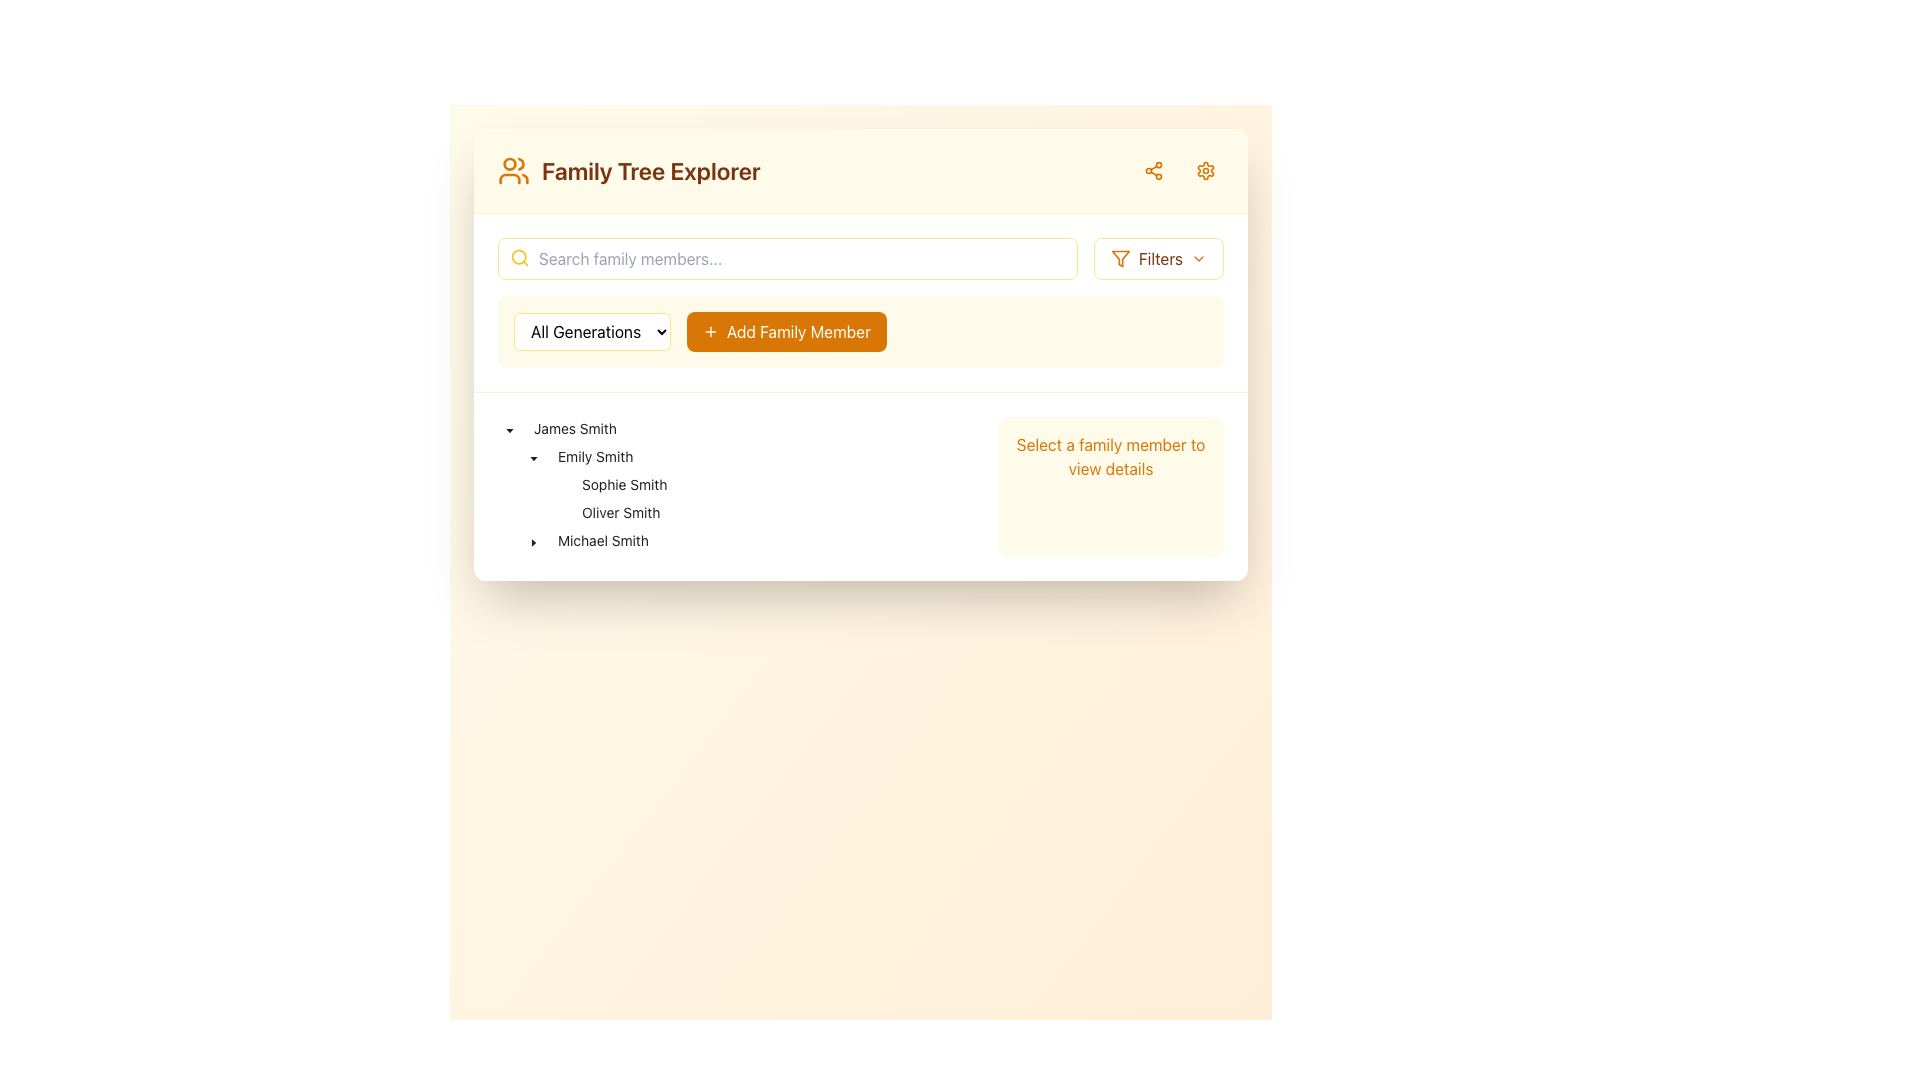 This screenshot has width=1920, height=1080. What do you see at coordinates (533, 456) in the screenshot?
I see `the Tree toggle button (Icon) next to 'Emily Smith'` at bounding box center [533, 456].